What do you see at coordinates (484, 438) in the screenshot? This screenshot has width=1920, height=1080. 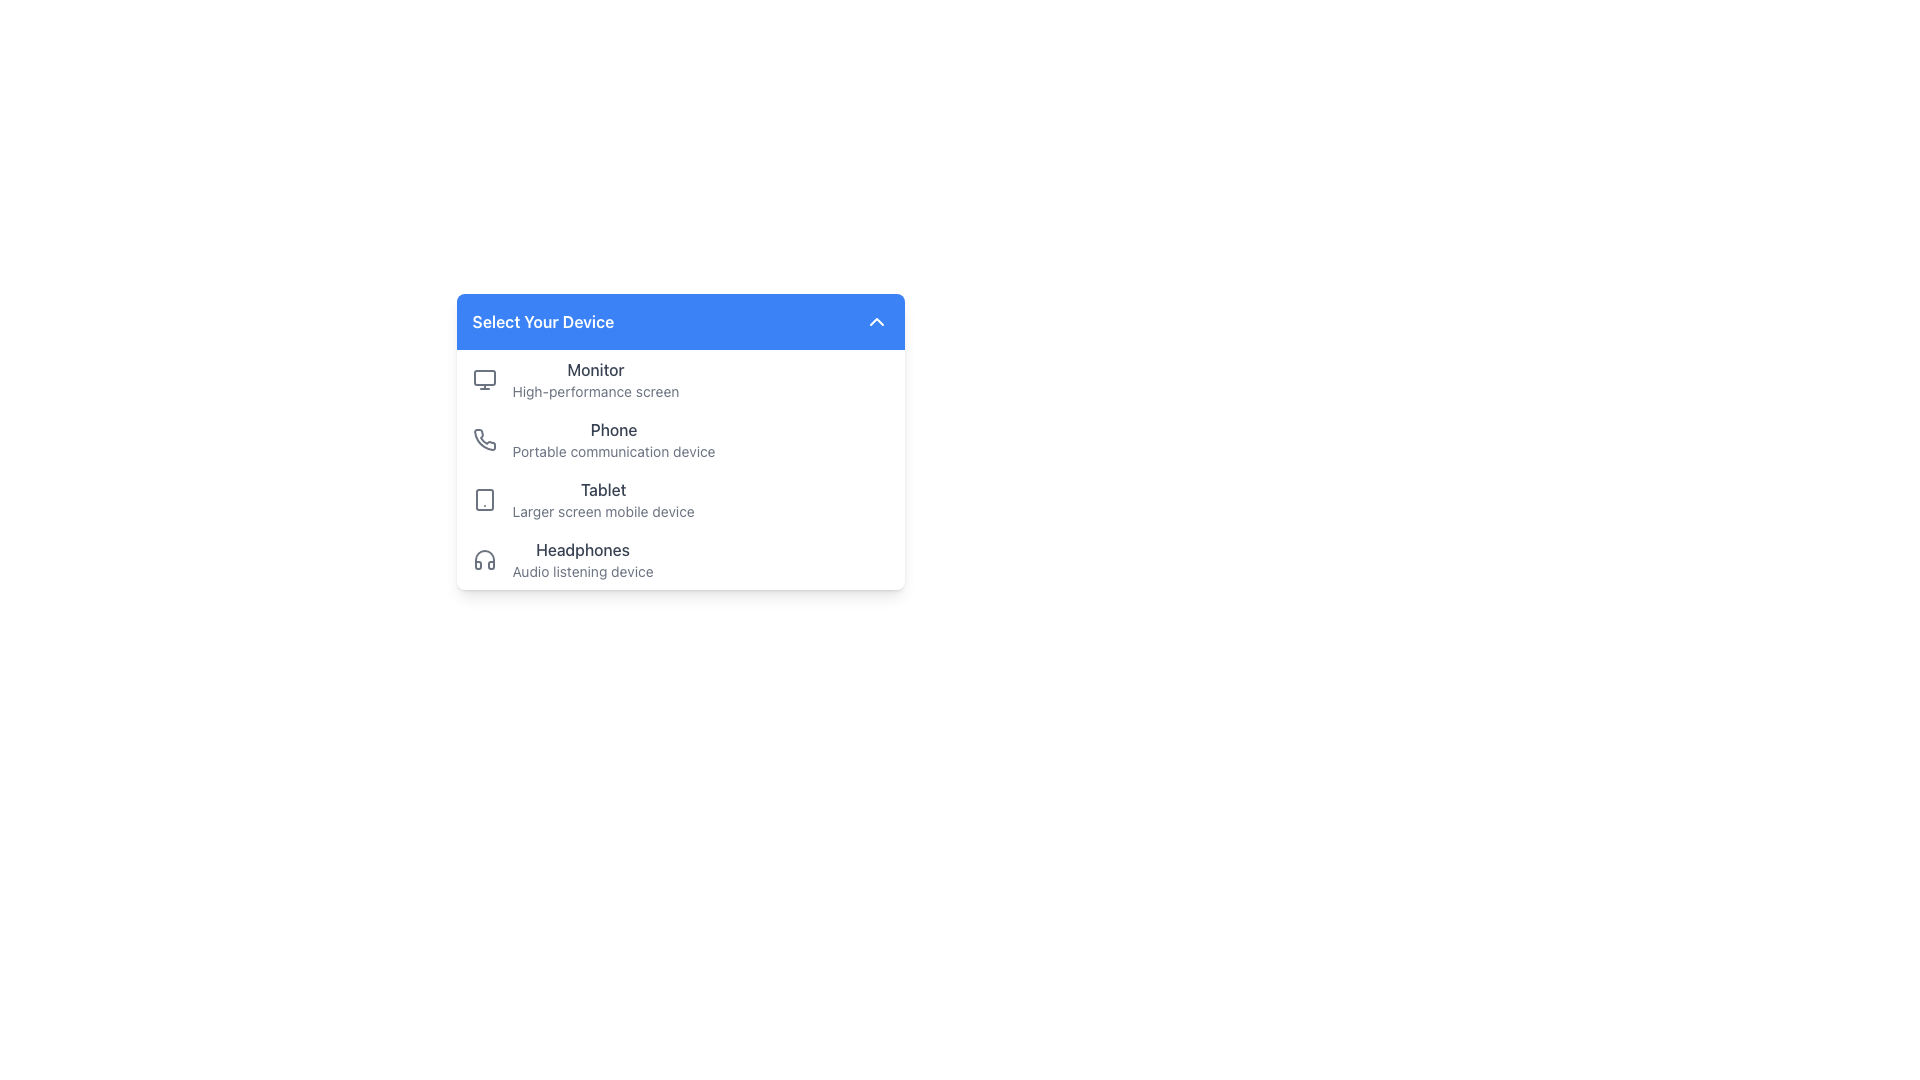 I see `the stylized gray phone receiver icon in the 'Select Your Device' section, which is the second option under 'Phone'` at bounding box center [484, 438].